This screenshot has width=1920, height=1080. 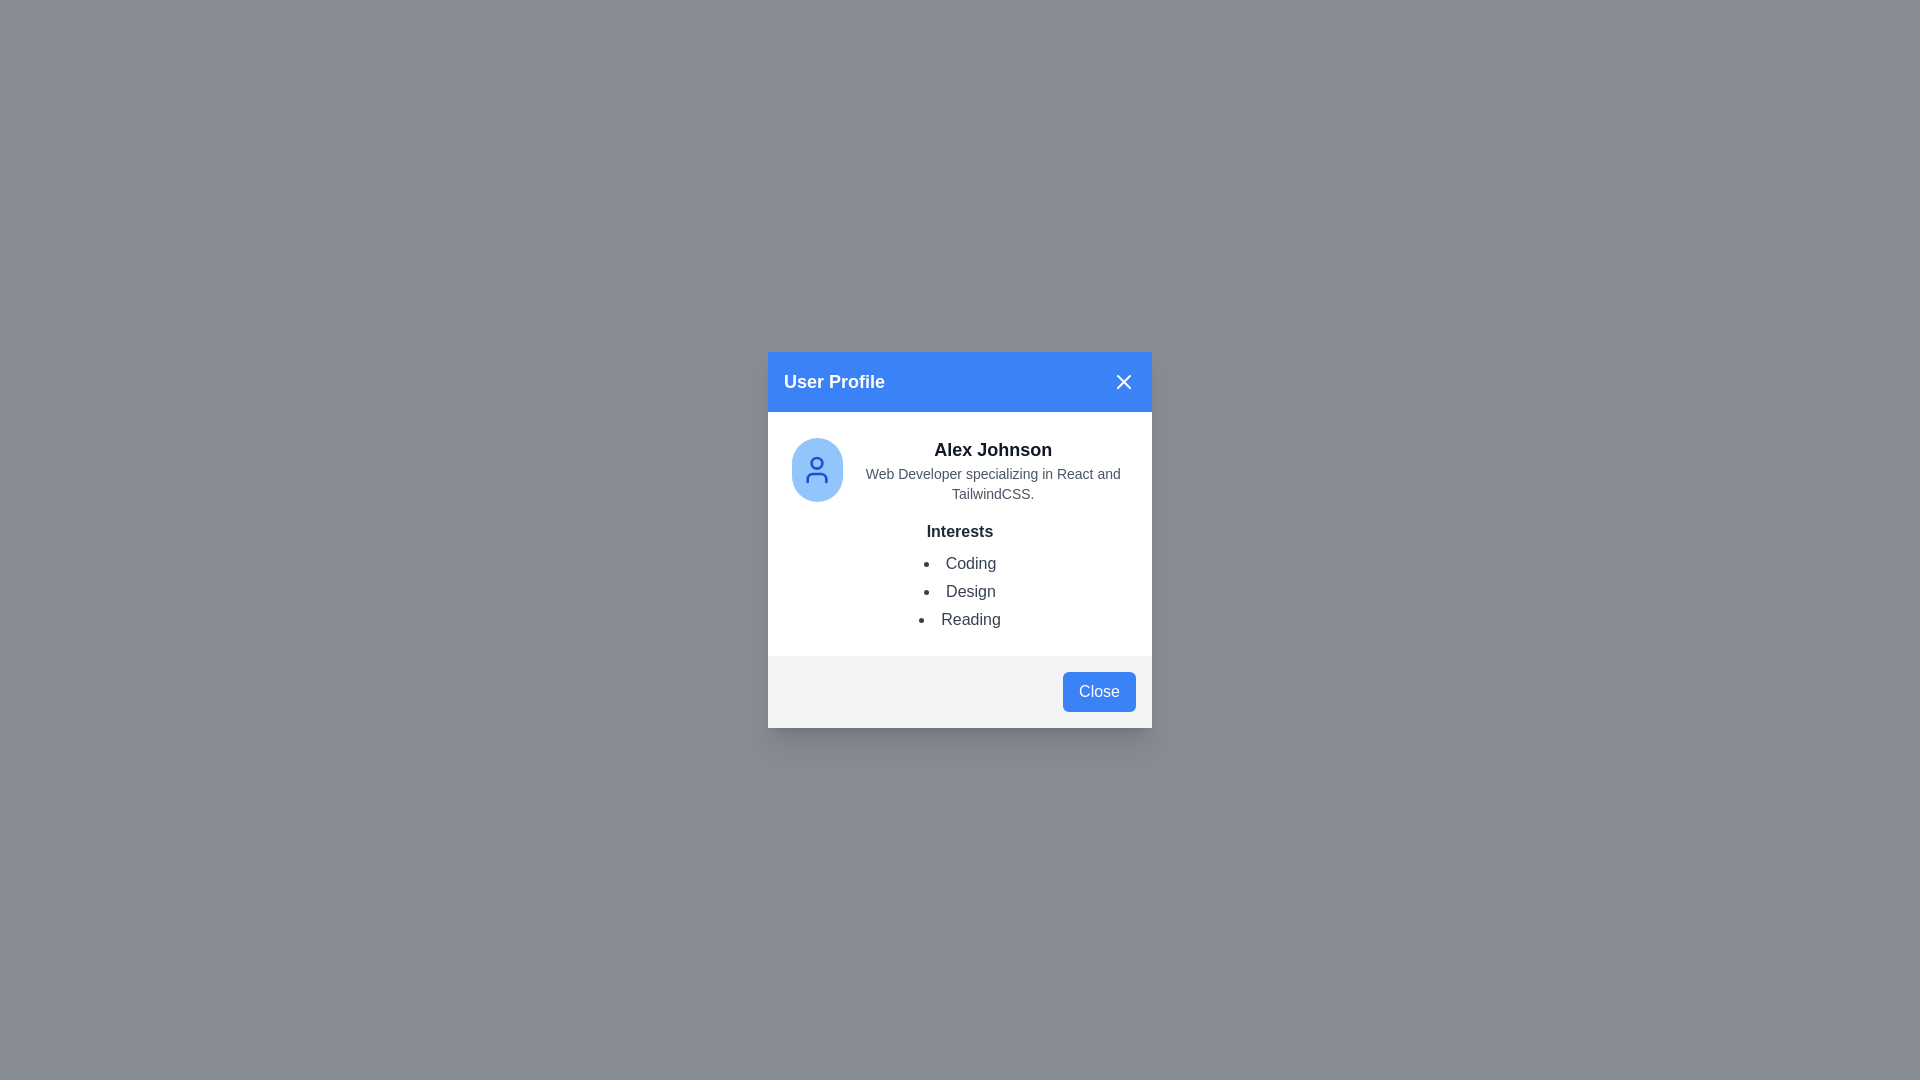 I want to click on the static text element displaying 'Coding' in the bullet list under the 'Interests' section of the modal dialogue box, so click(x=960, y=563).